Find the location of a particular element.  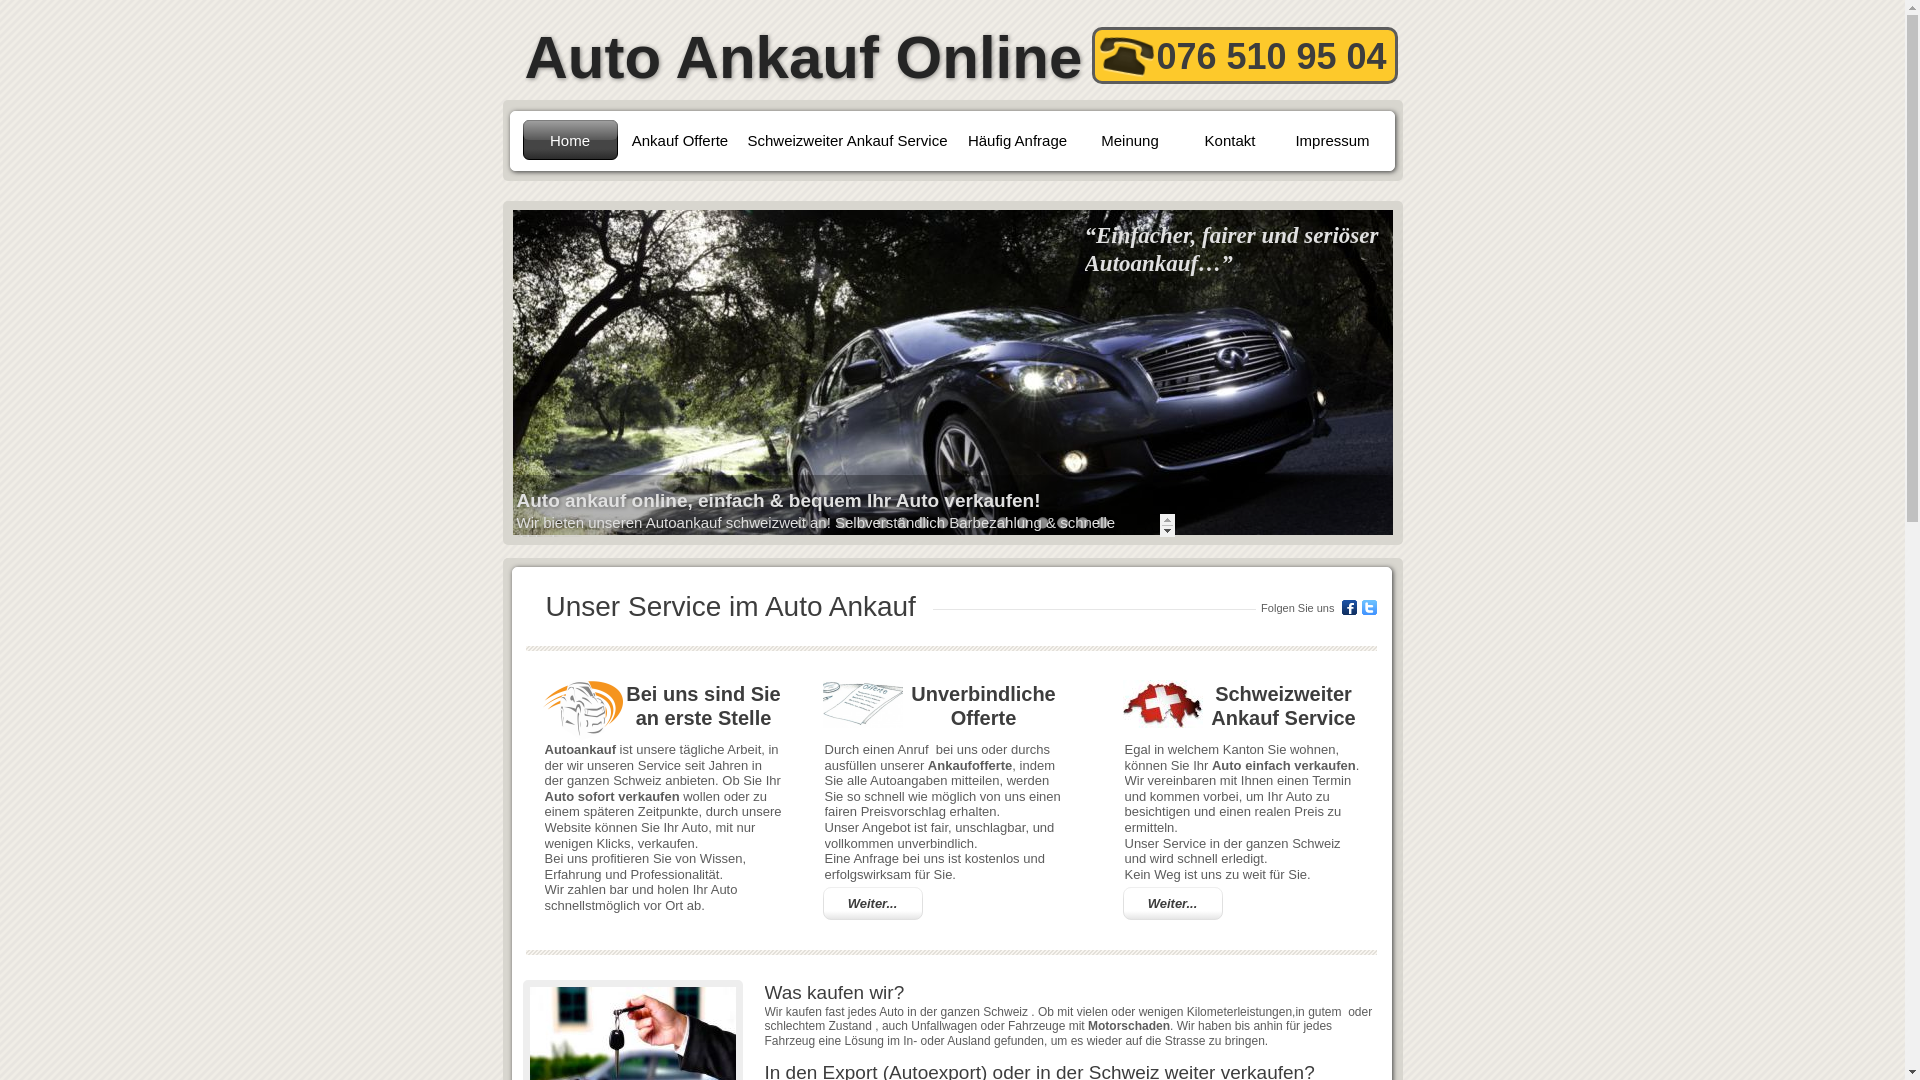

'Motorschaden' is located at coordinates (1128, 1024).